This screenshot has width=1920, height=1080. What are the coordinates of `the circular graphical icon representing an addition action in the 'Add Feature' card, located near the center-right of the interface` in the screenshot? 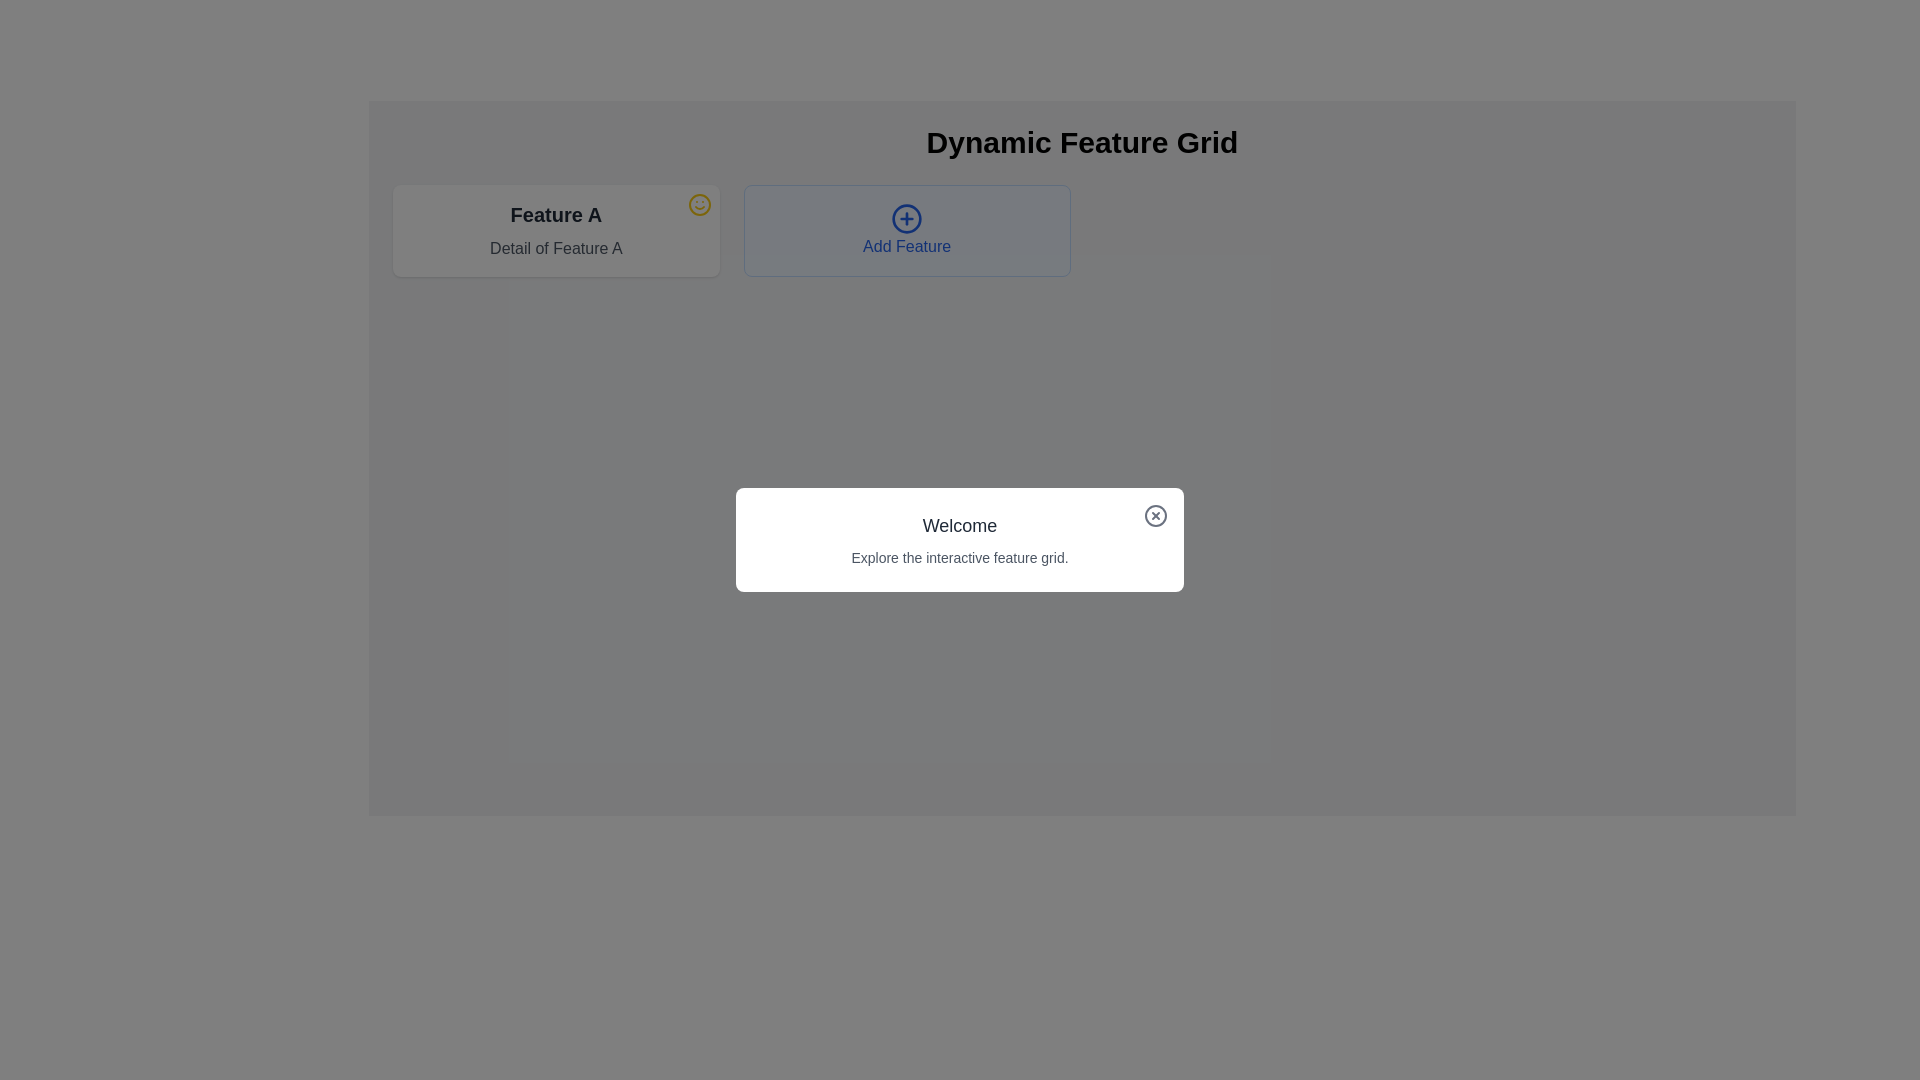 It's located at (906, 219).